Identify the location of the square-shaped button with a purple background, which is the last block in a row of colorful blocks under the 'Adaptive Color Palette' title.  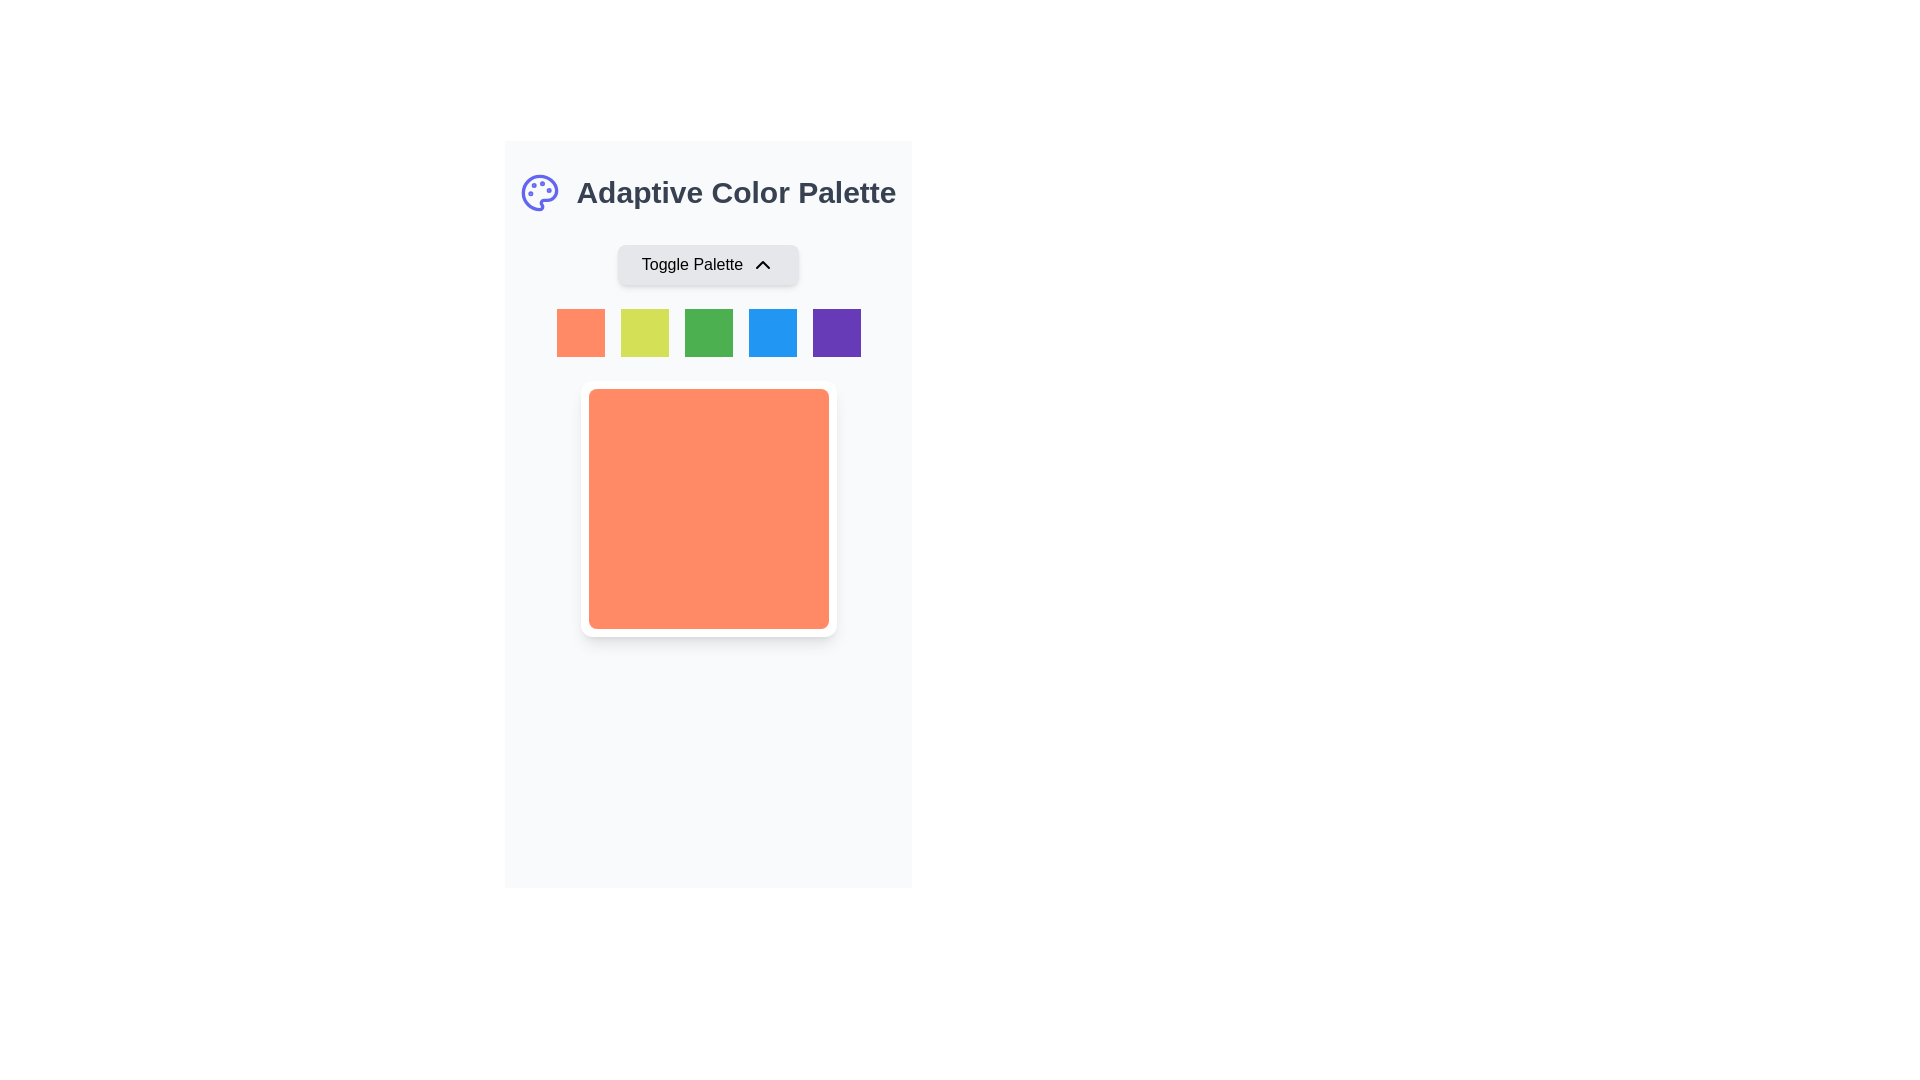
(836, 331).